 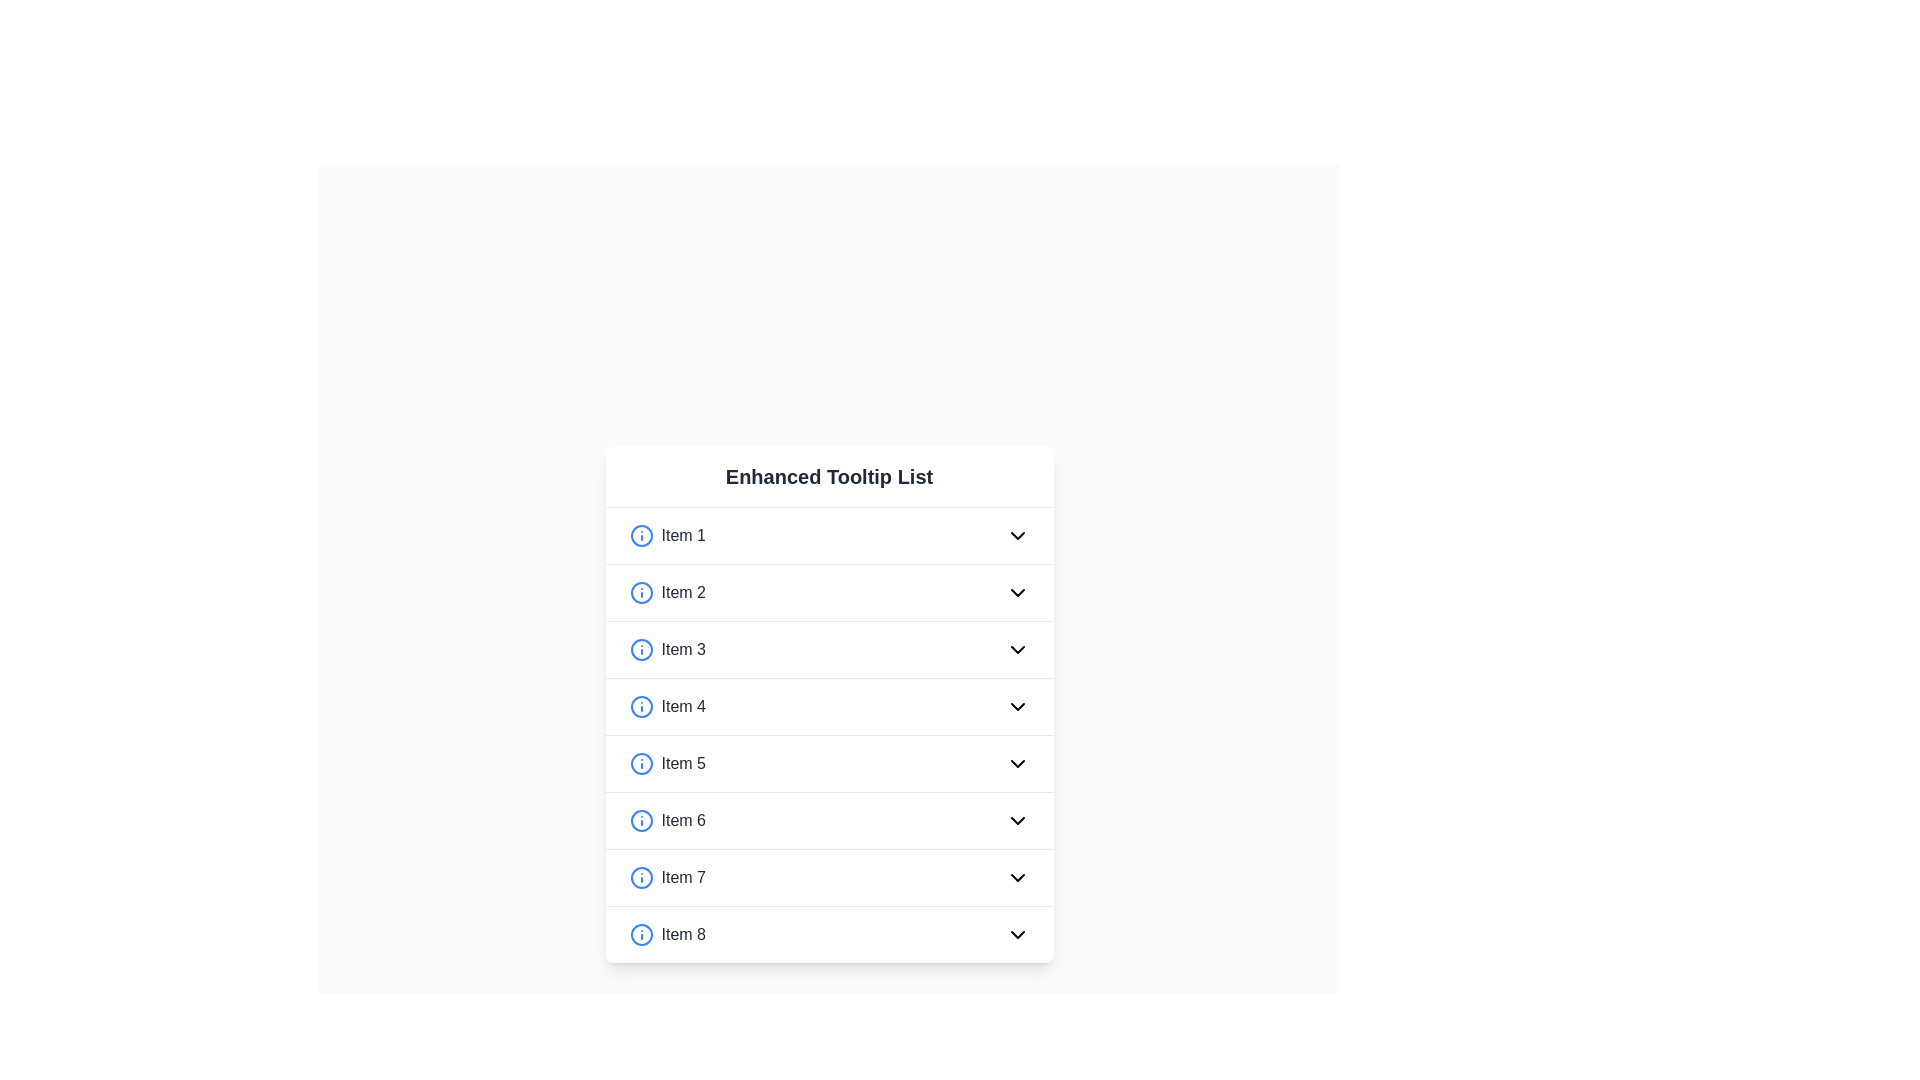 I want to click on the label in the eighth row of the list, which serves as a descriptor next to a blue circular icon with an information symbol, so click(x=683, y=934).